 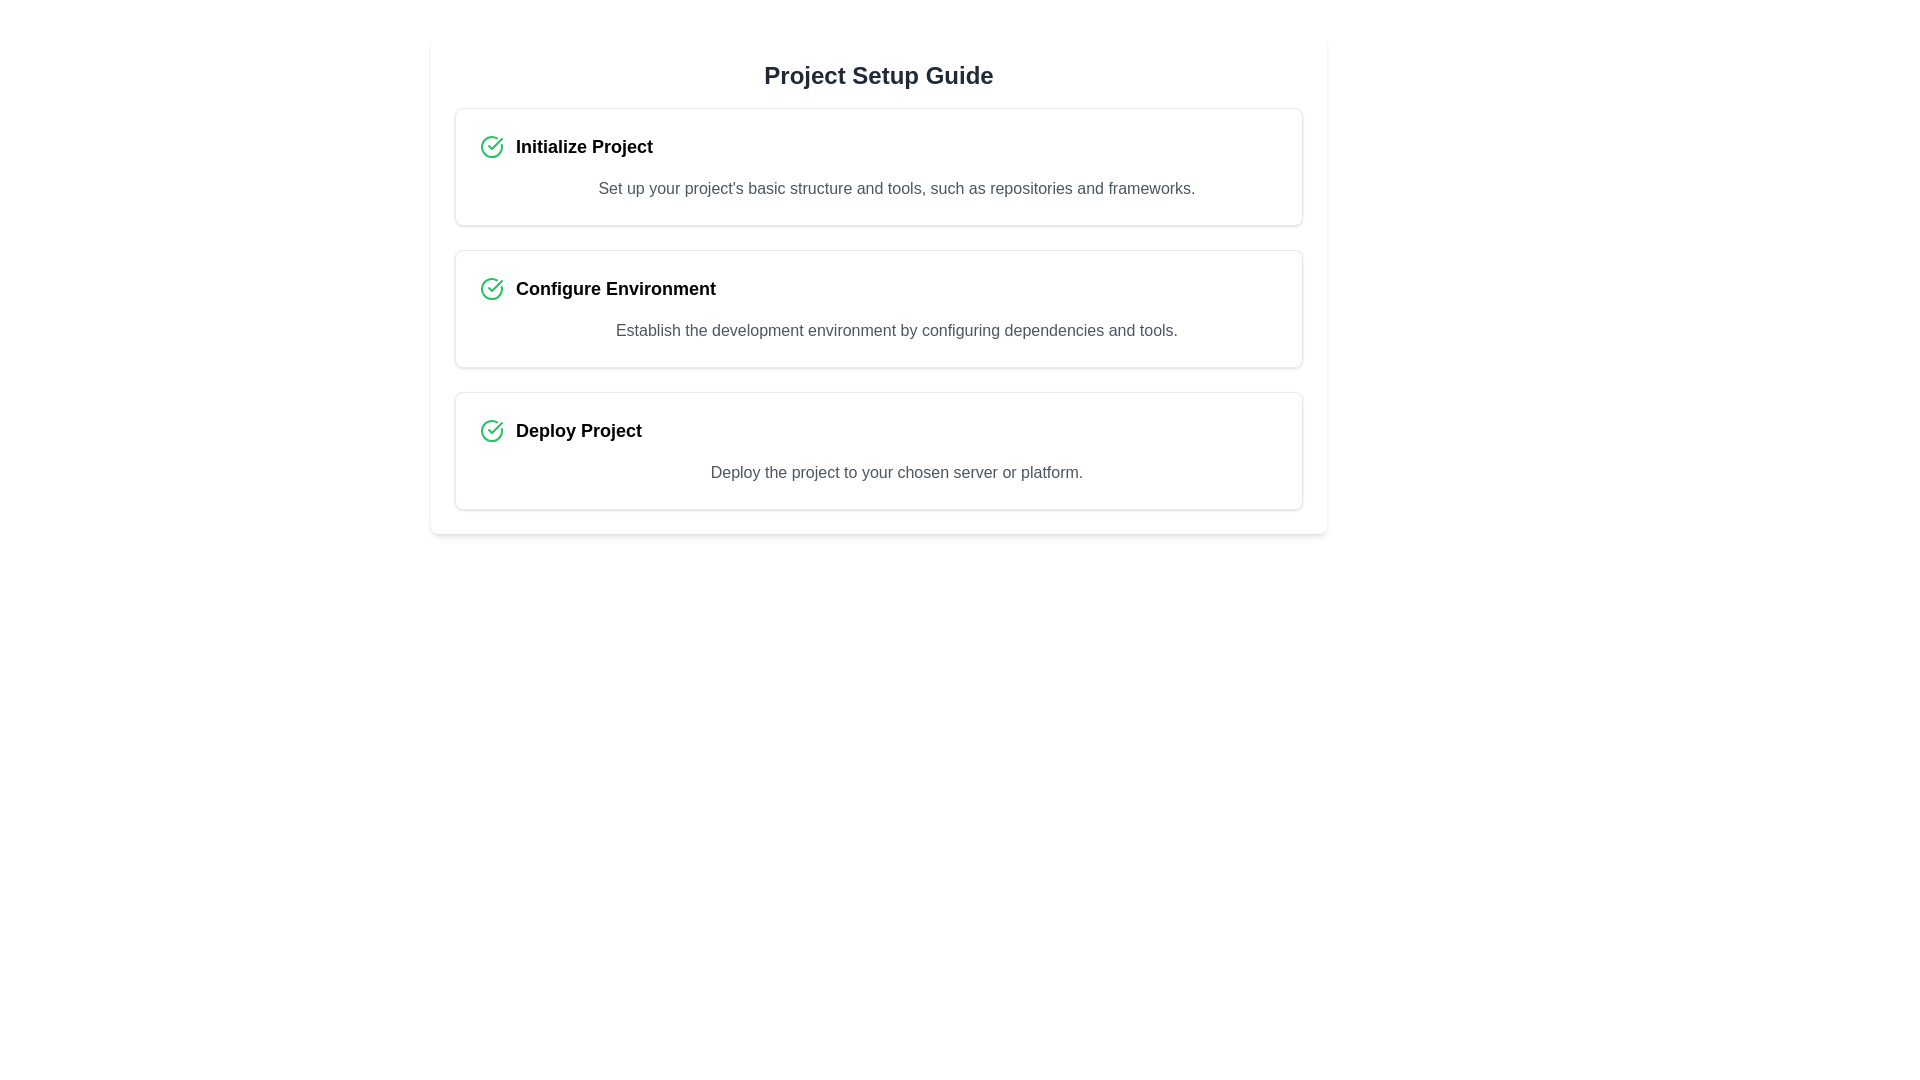 What do you see at coordinates (578, 430) in the screenshot?
I see `text label that serves as the title for the action 'Deploy Project', located in the third section of the 'Project Setup Guide', positioned to the right of the green circular icon with a checkmark` at bounding box center [578, 430].